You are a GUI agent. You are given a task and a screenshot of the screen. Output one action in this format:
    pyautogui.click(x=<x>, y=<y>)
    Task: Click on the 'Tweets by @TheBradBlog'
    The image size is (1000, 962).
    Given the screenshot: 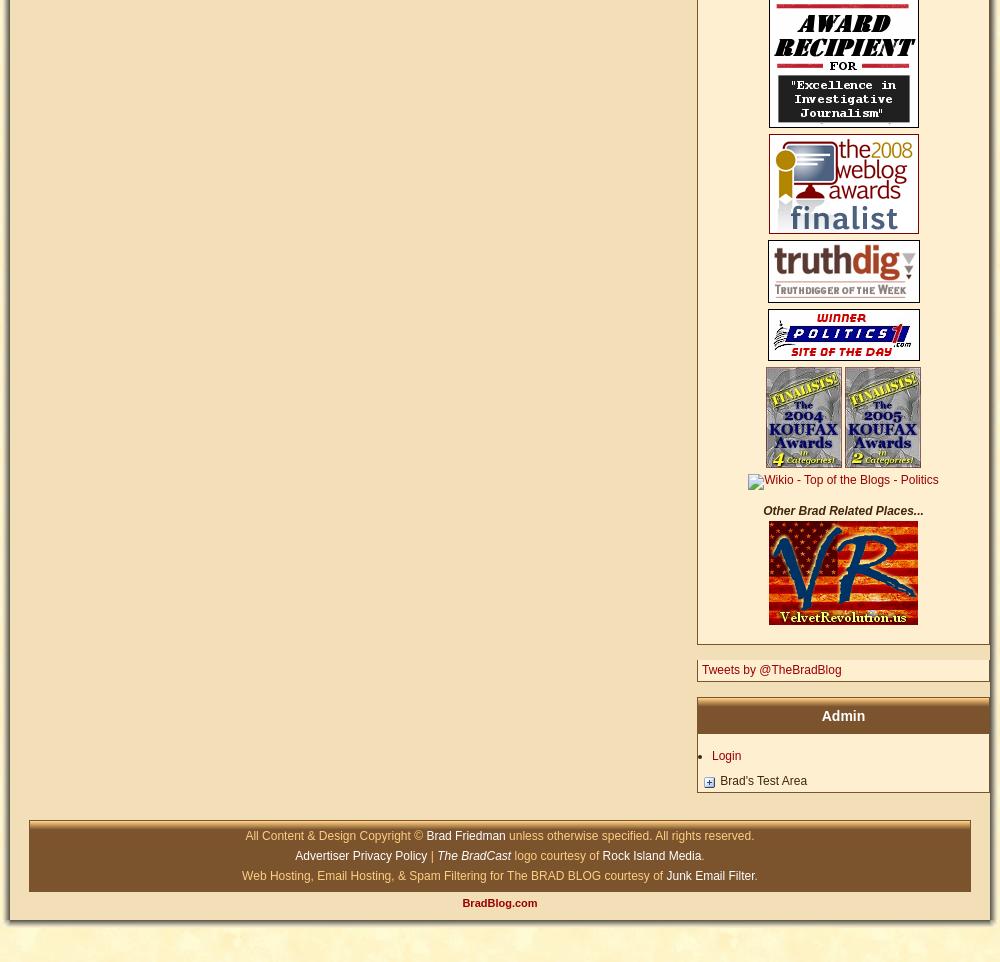 What is the action you would take?
    pyautogui.click(x=701, y=670)
    